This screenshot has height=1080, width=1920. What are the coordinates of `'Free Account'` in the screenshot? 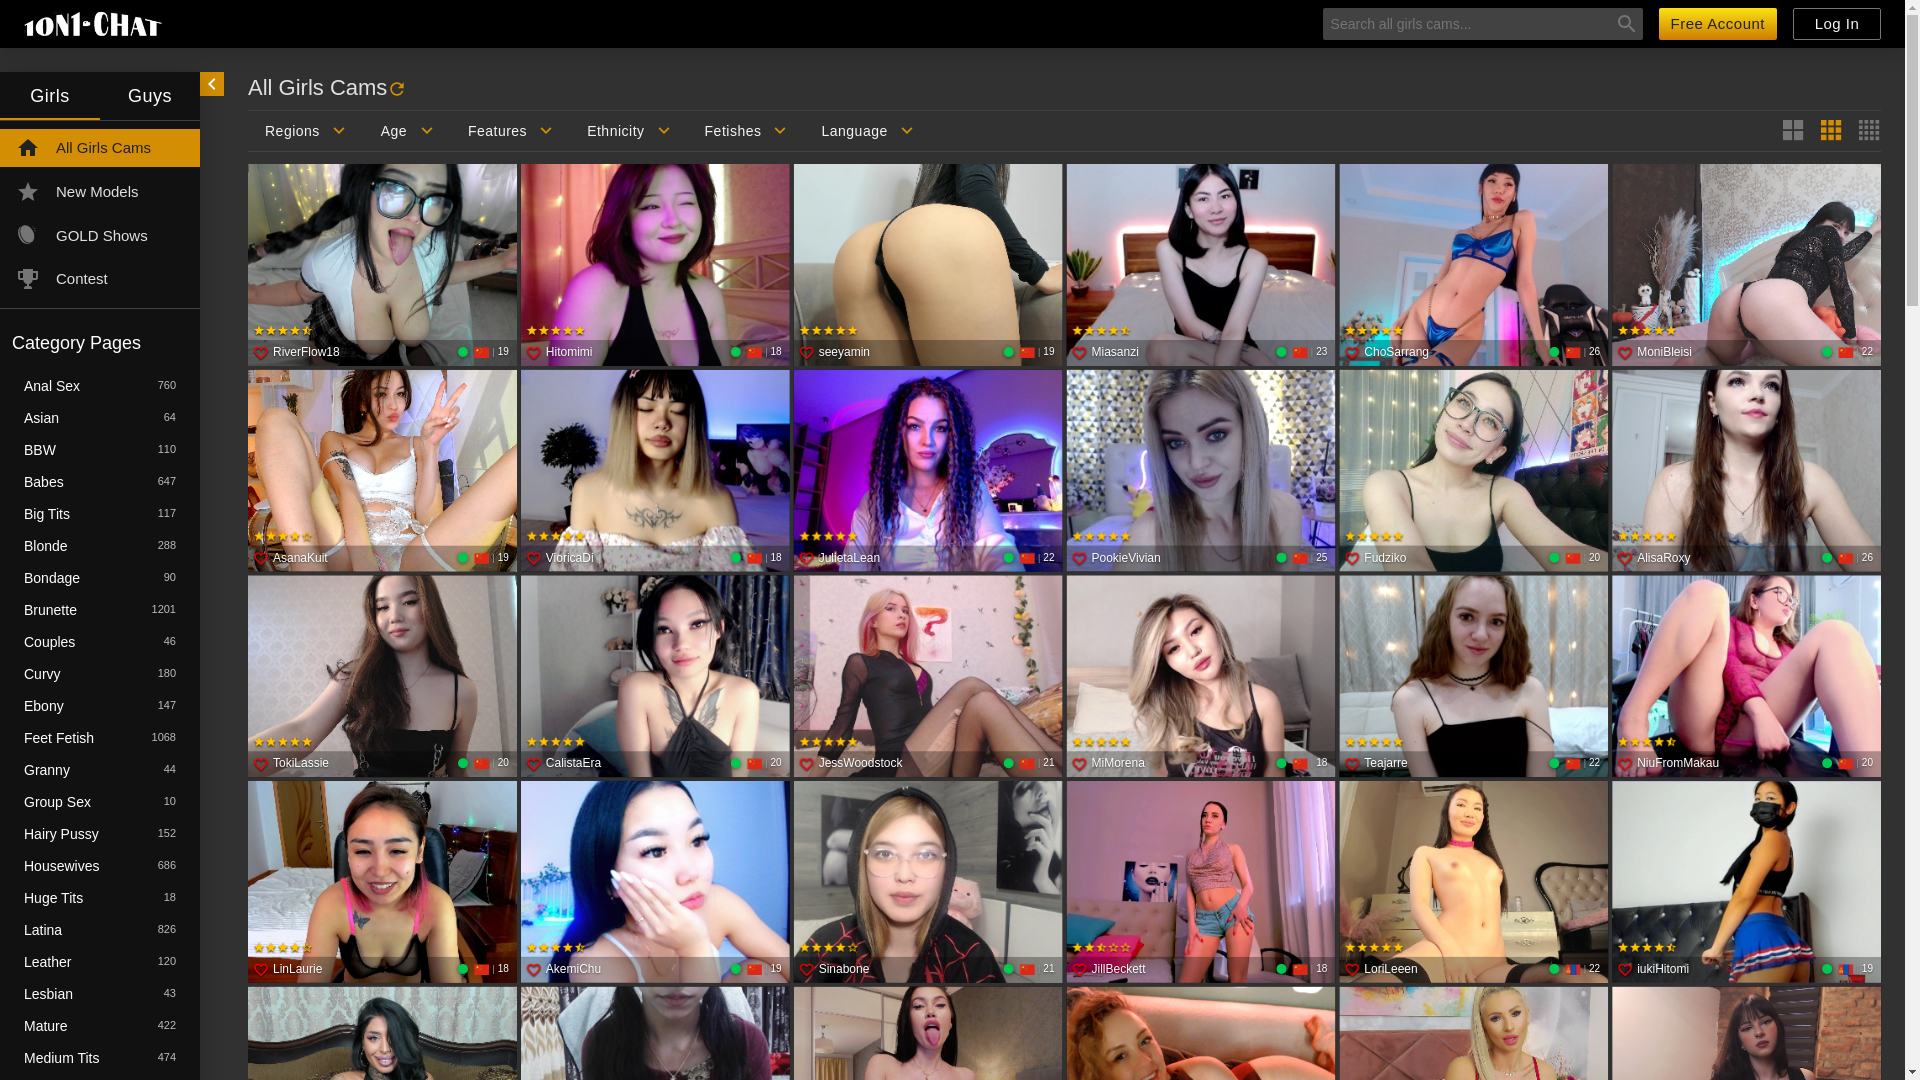 It's located at (1717, 23).